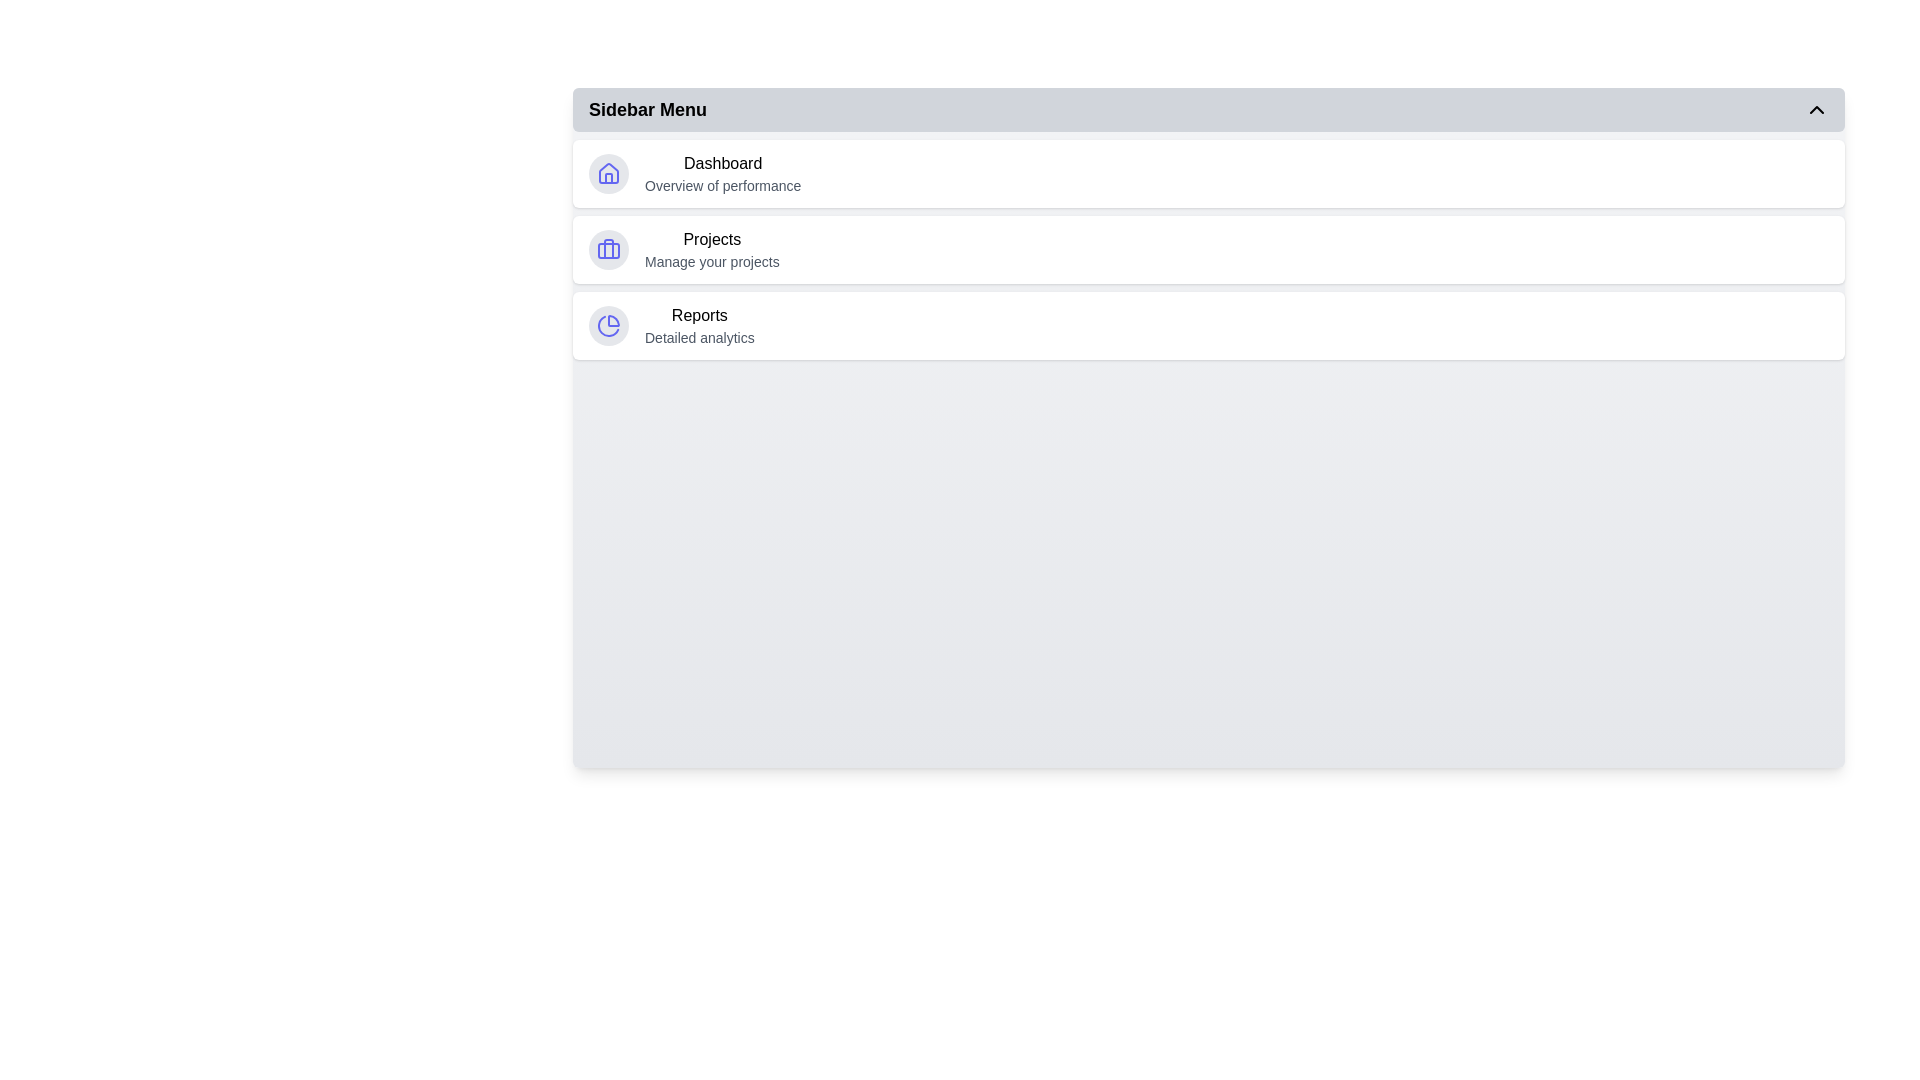 This screenshot has width=1920, height=1080. What do you see at coordinates (1208, 325) in the screenshot?
I see `the menu item Reports to navigate to the respective section` at bounding box center [1208, 325].